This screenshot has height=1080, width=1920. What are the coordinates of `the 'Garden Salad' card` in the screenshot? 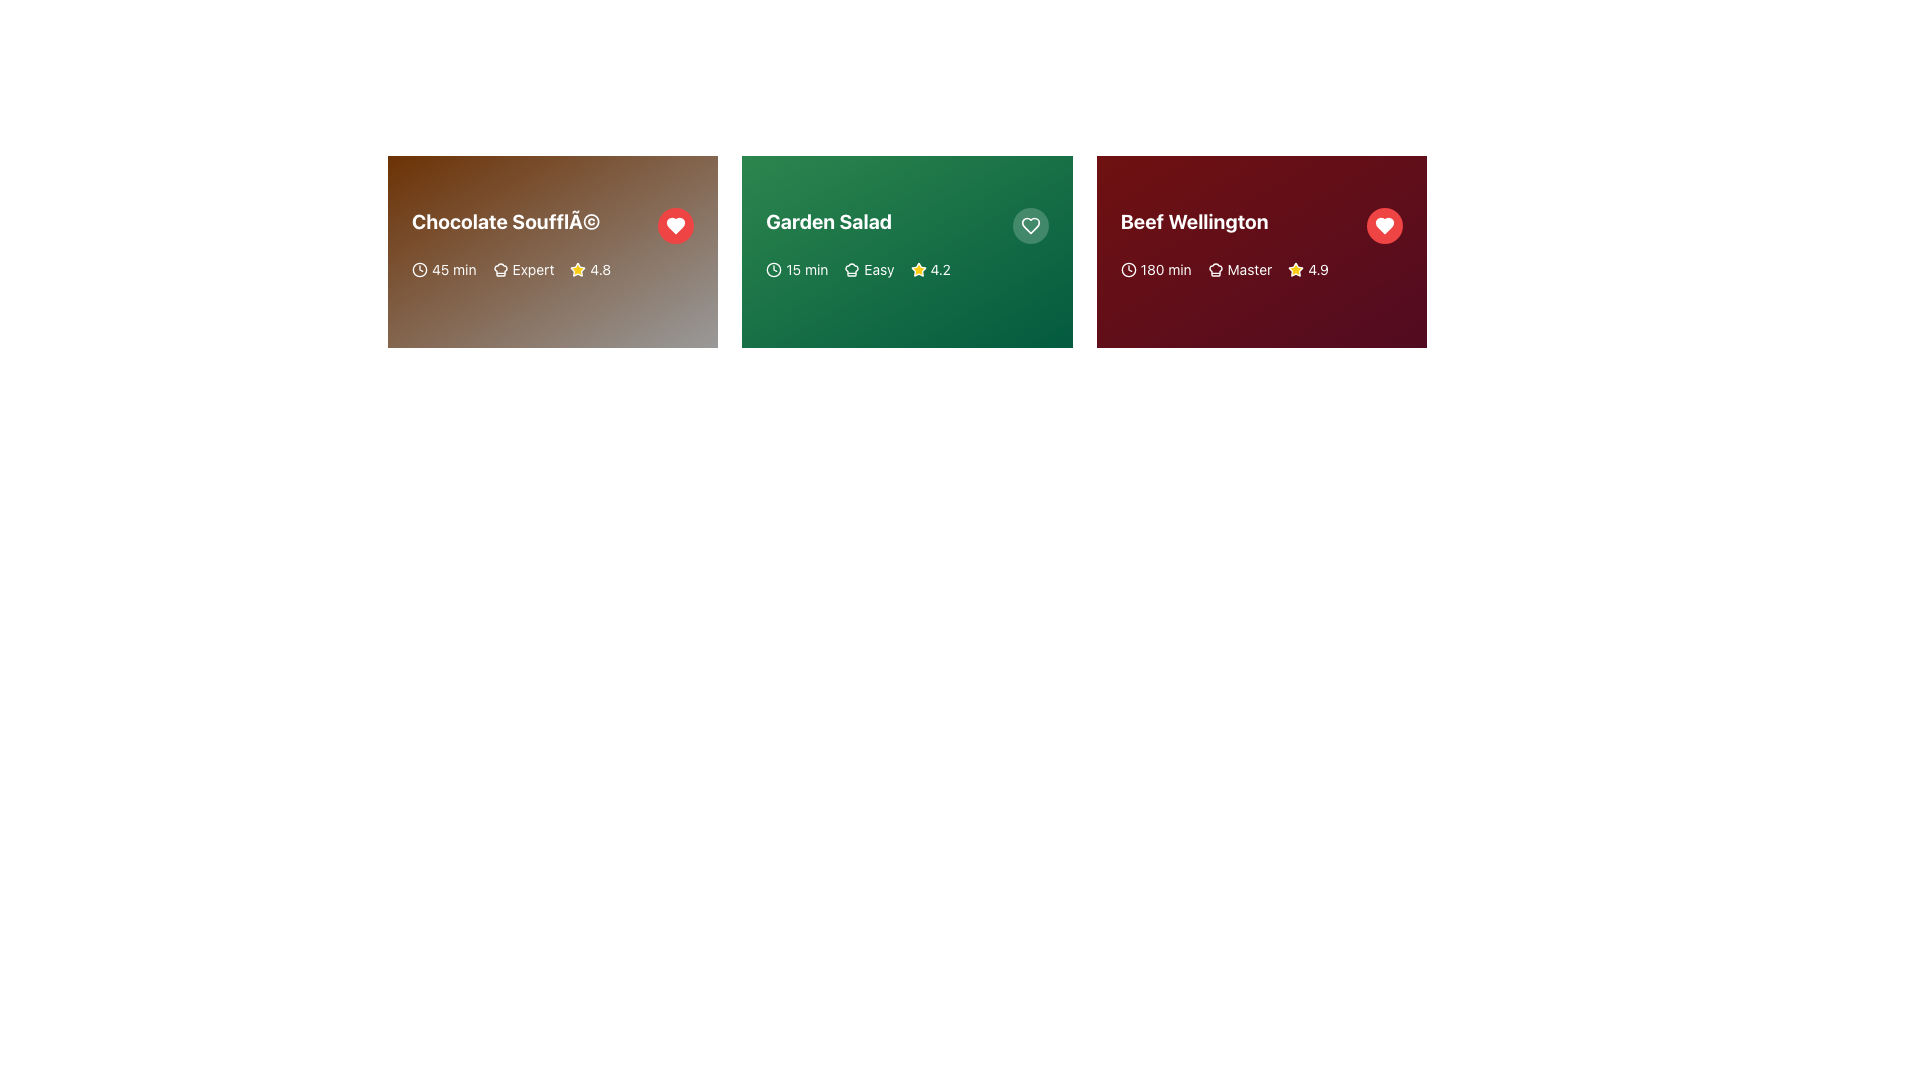 It's located at (906, 250).